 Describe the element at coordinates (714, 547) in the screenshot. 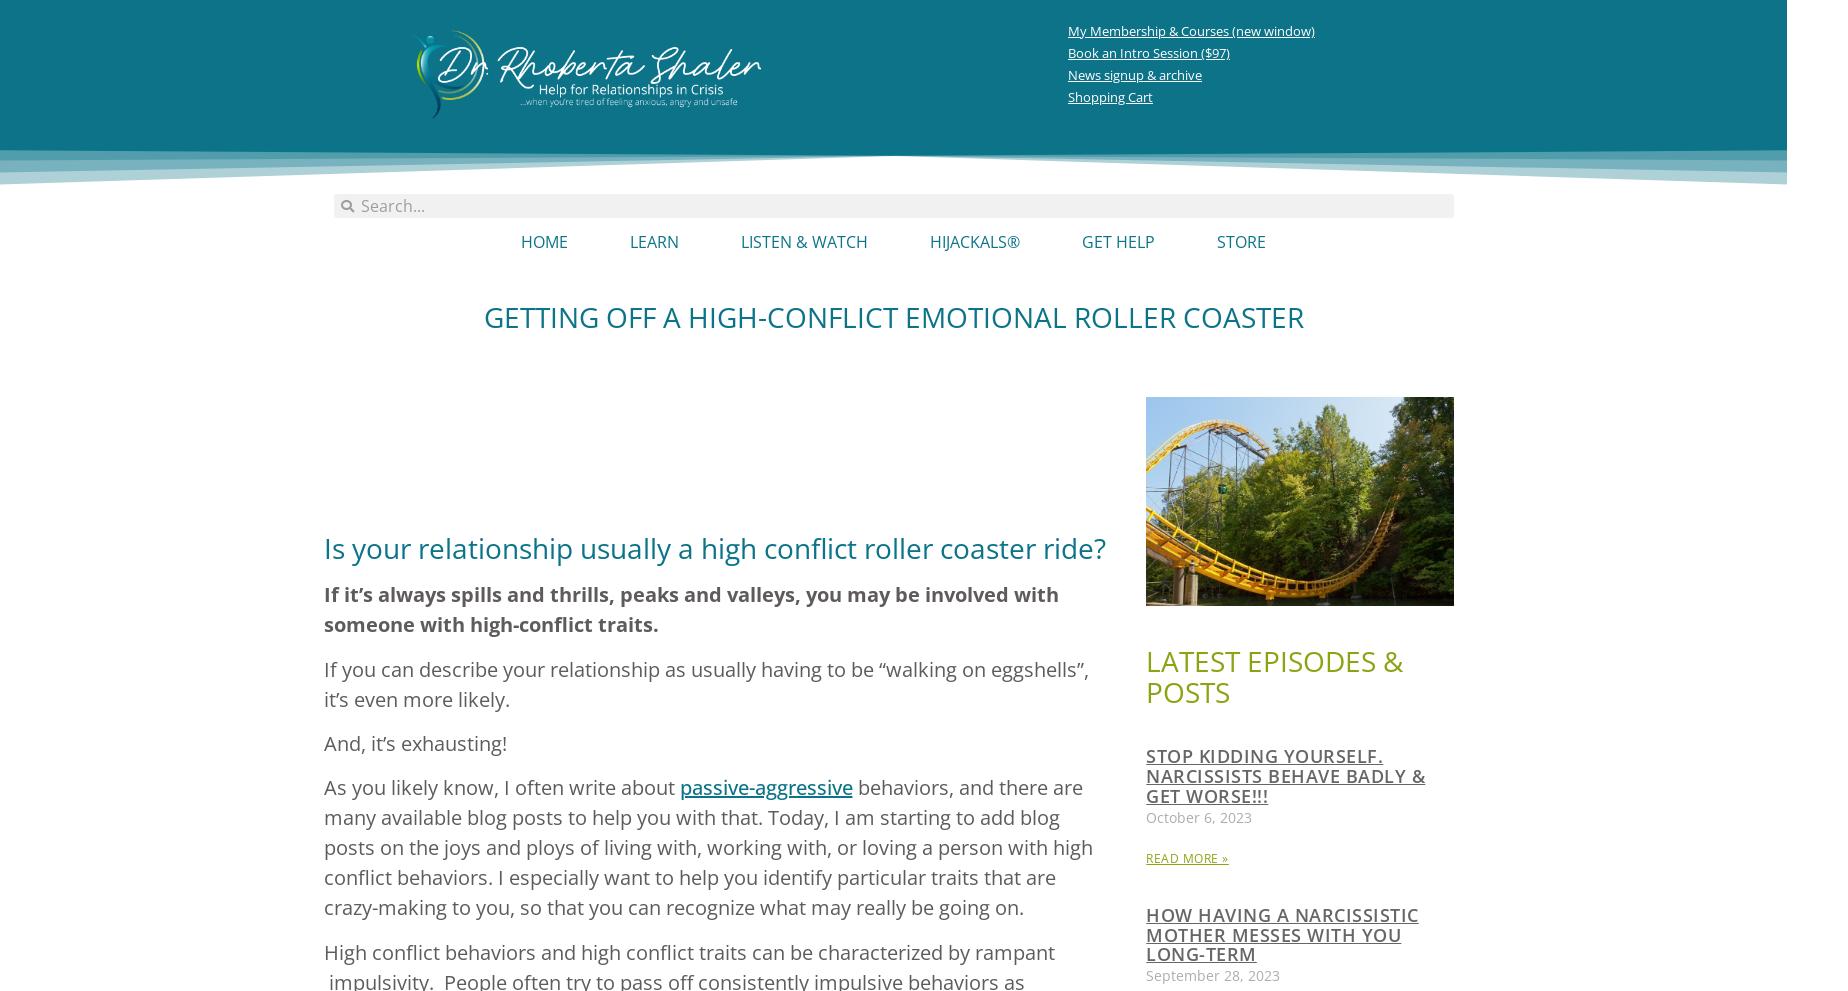

I see `'Is your relationship usually a high conflict roller coaster ride?'` at that location.